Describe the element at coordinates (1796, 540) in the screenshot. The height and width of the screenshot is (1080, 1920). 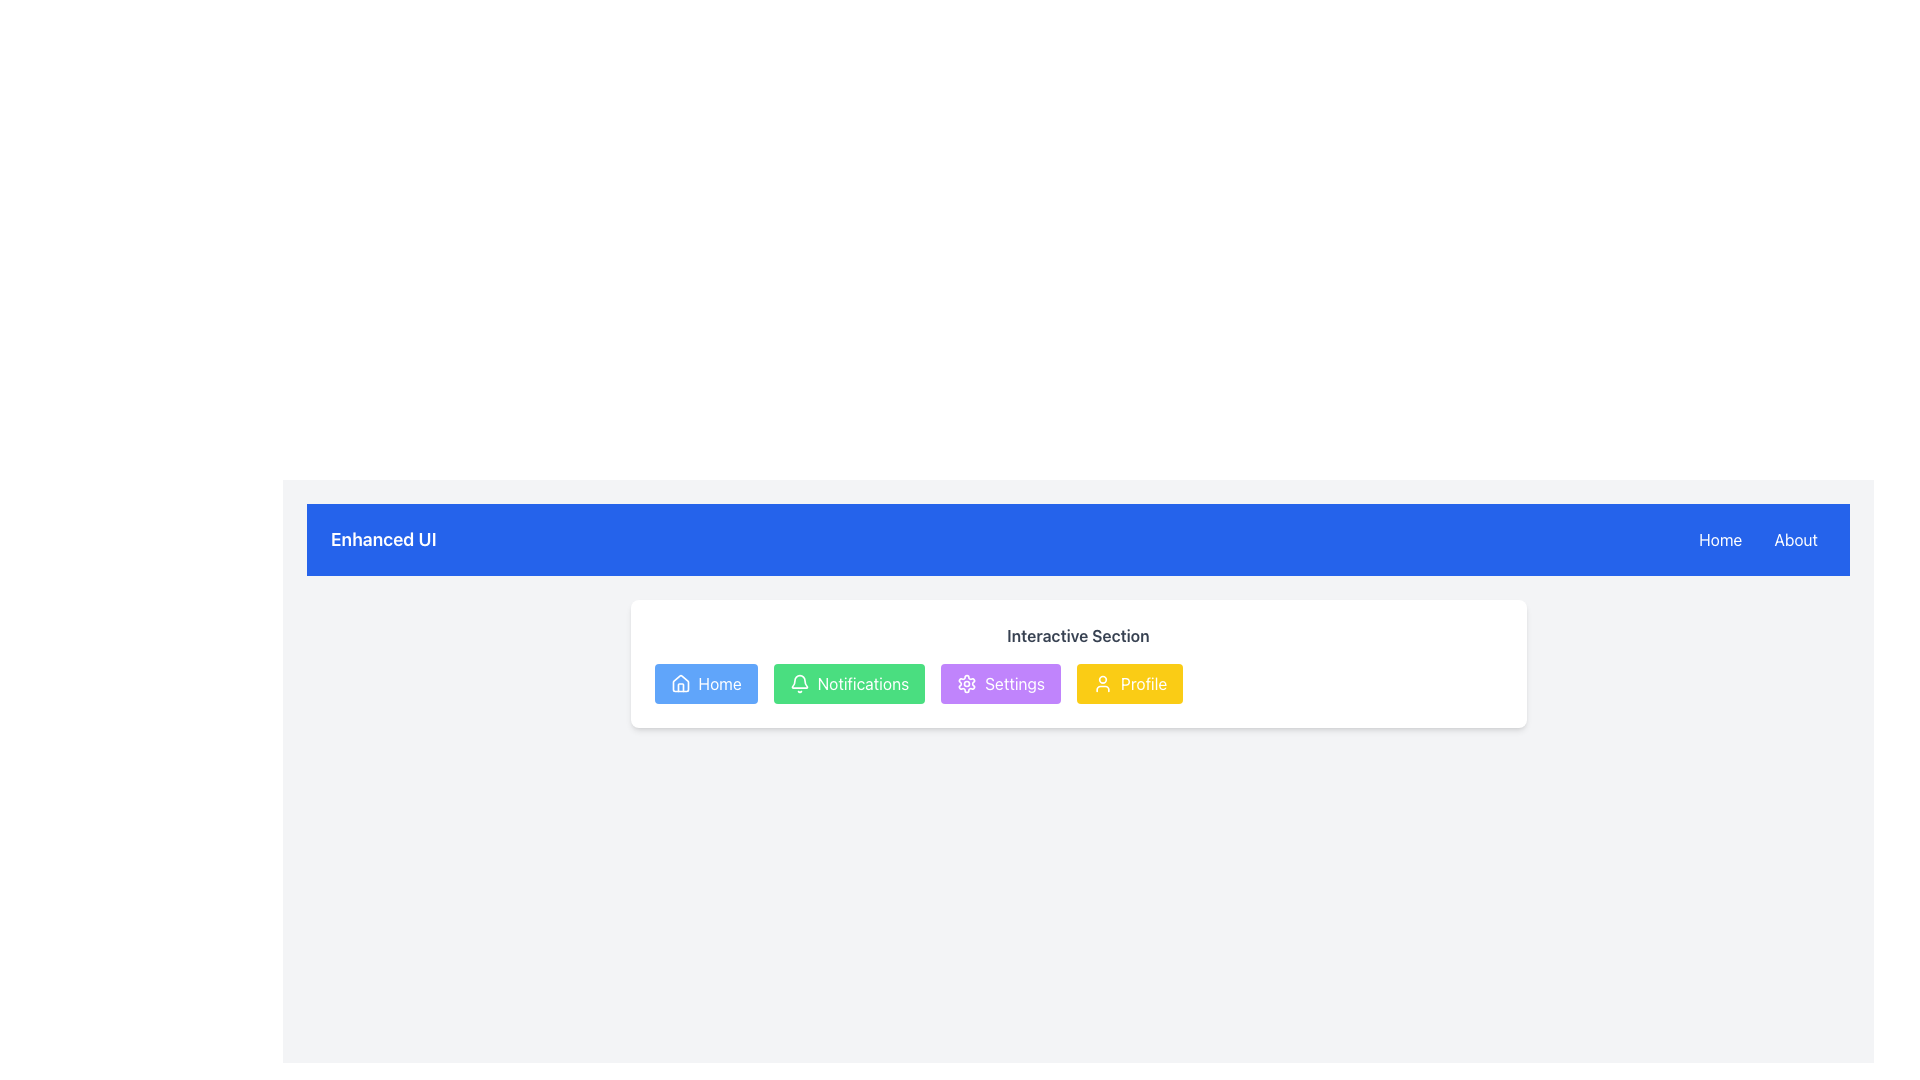
I see `the 'About' button located at the top-right of the blue navigation bar` at that location.